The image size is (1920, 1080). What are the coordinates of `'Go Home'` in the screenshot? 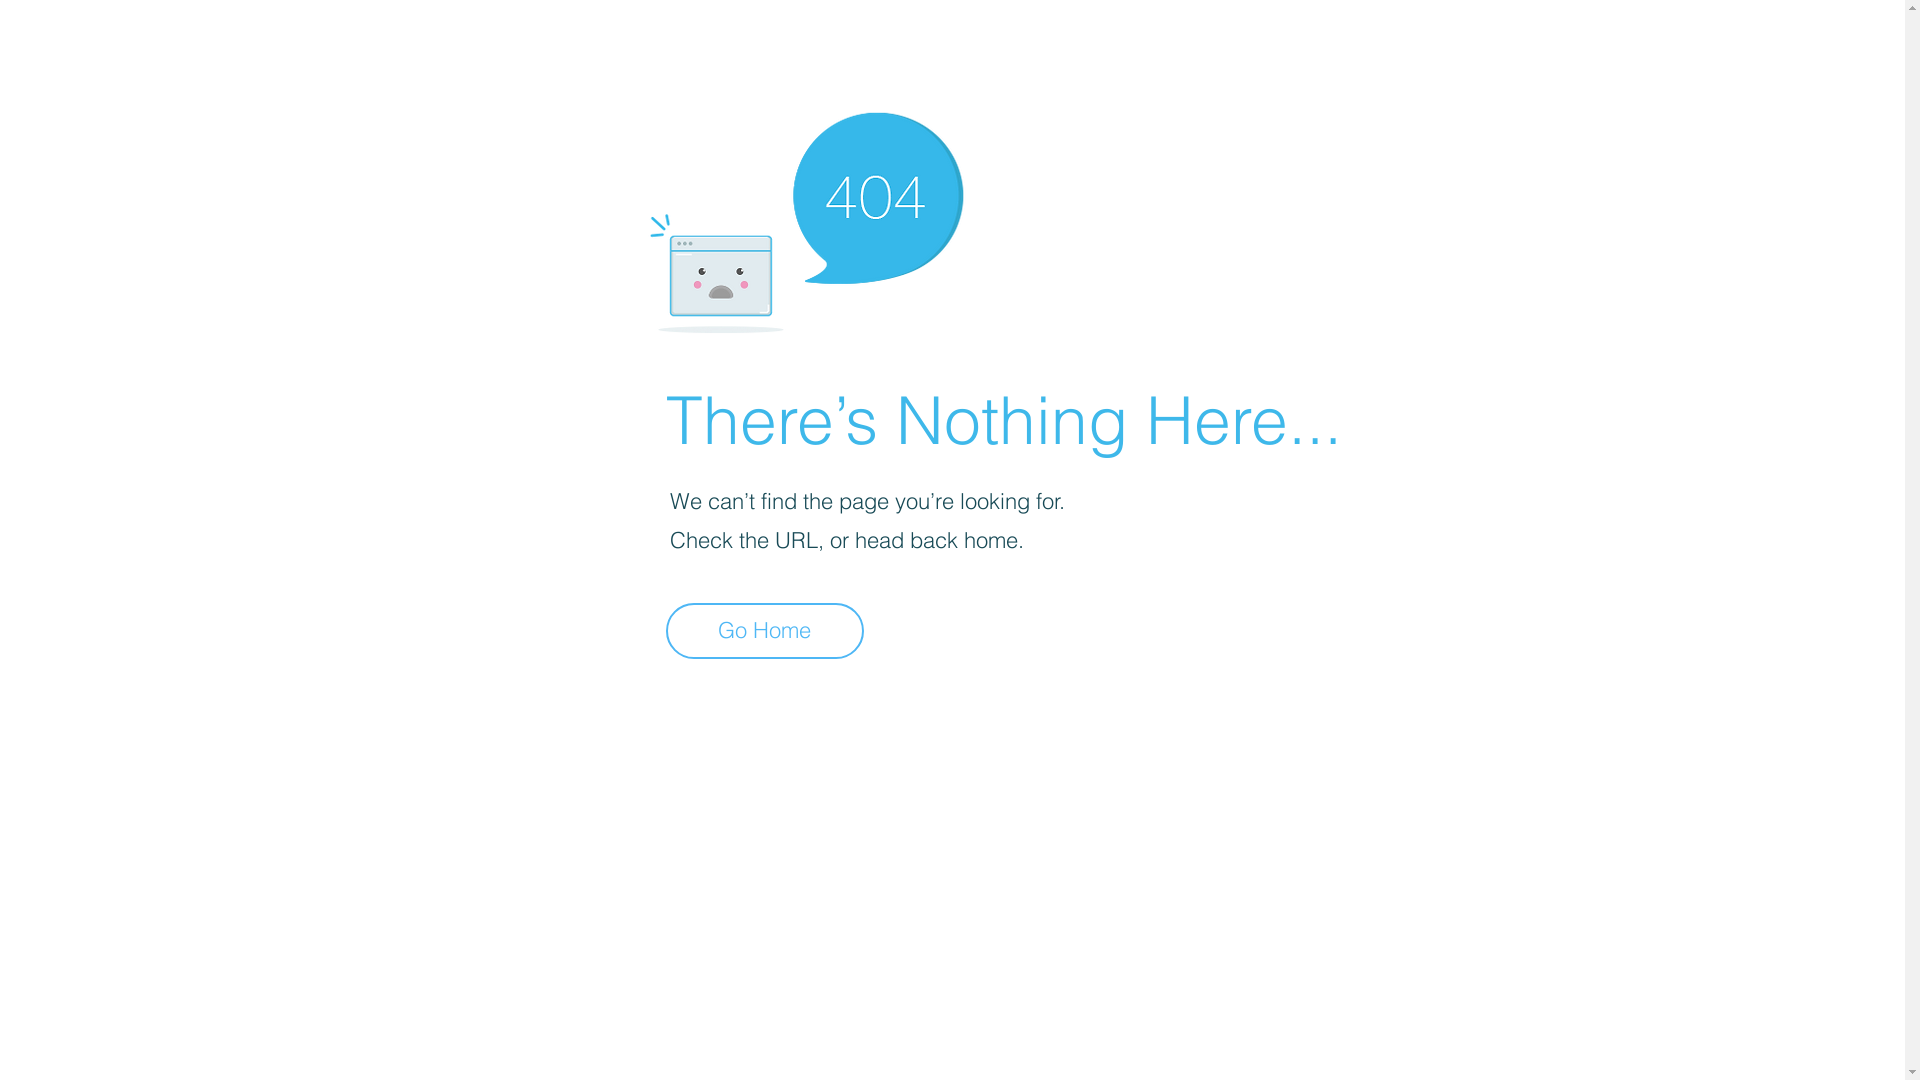 It's located at (763, 631).